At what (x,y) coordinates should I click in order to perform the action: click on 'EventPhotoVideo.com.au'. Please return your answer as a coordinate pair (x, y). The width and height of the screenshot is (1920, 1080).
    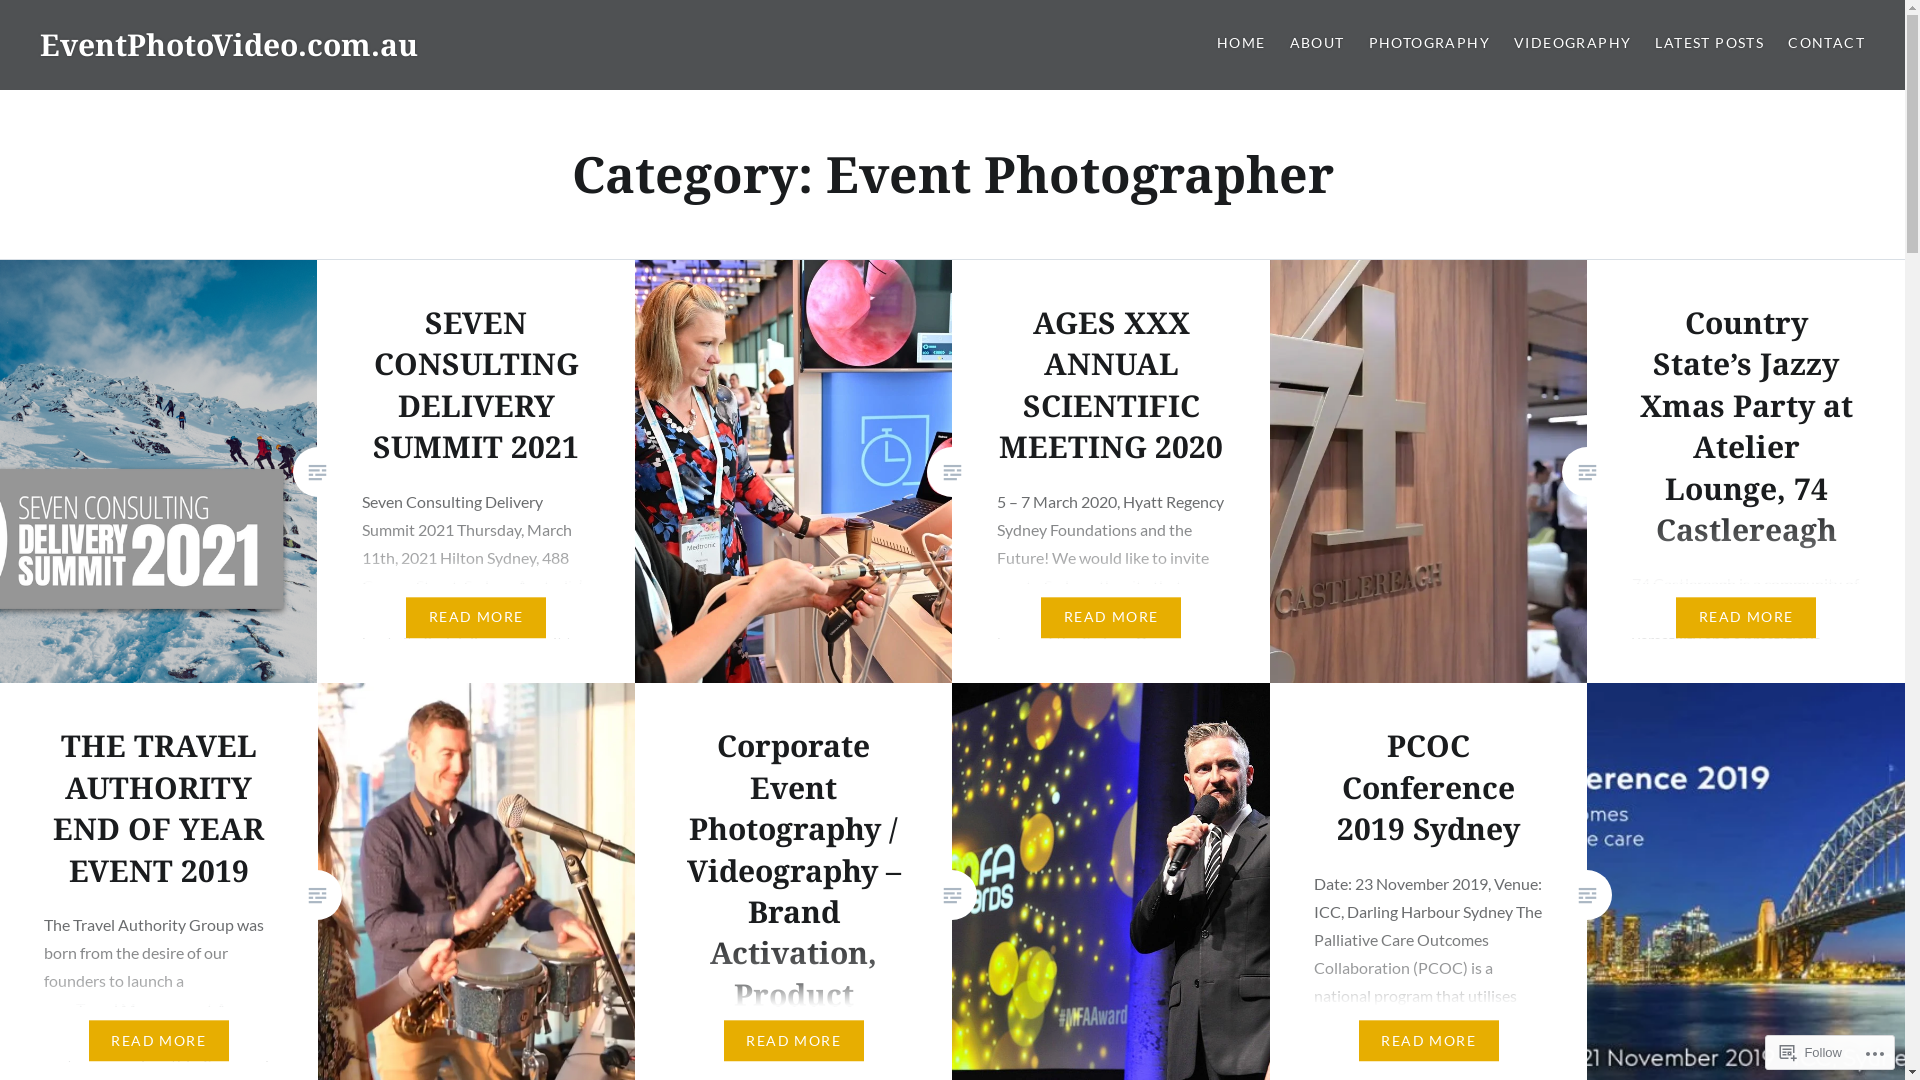
    Looking at the image, I should click on (39, 44).